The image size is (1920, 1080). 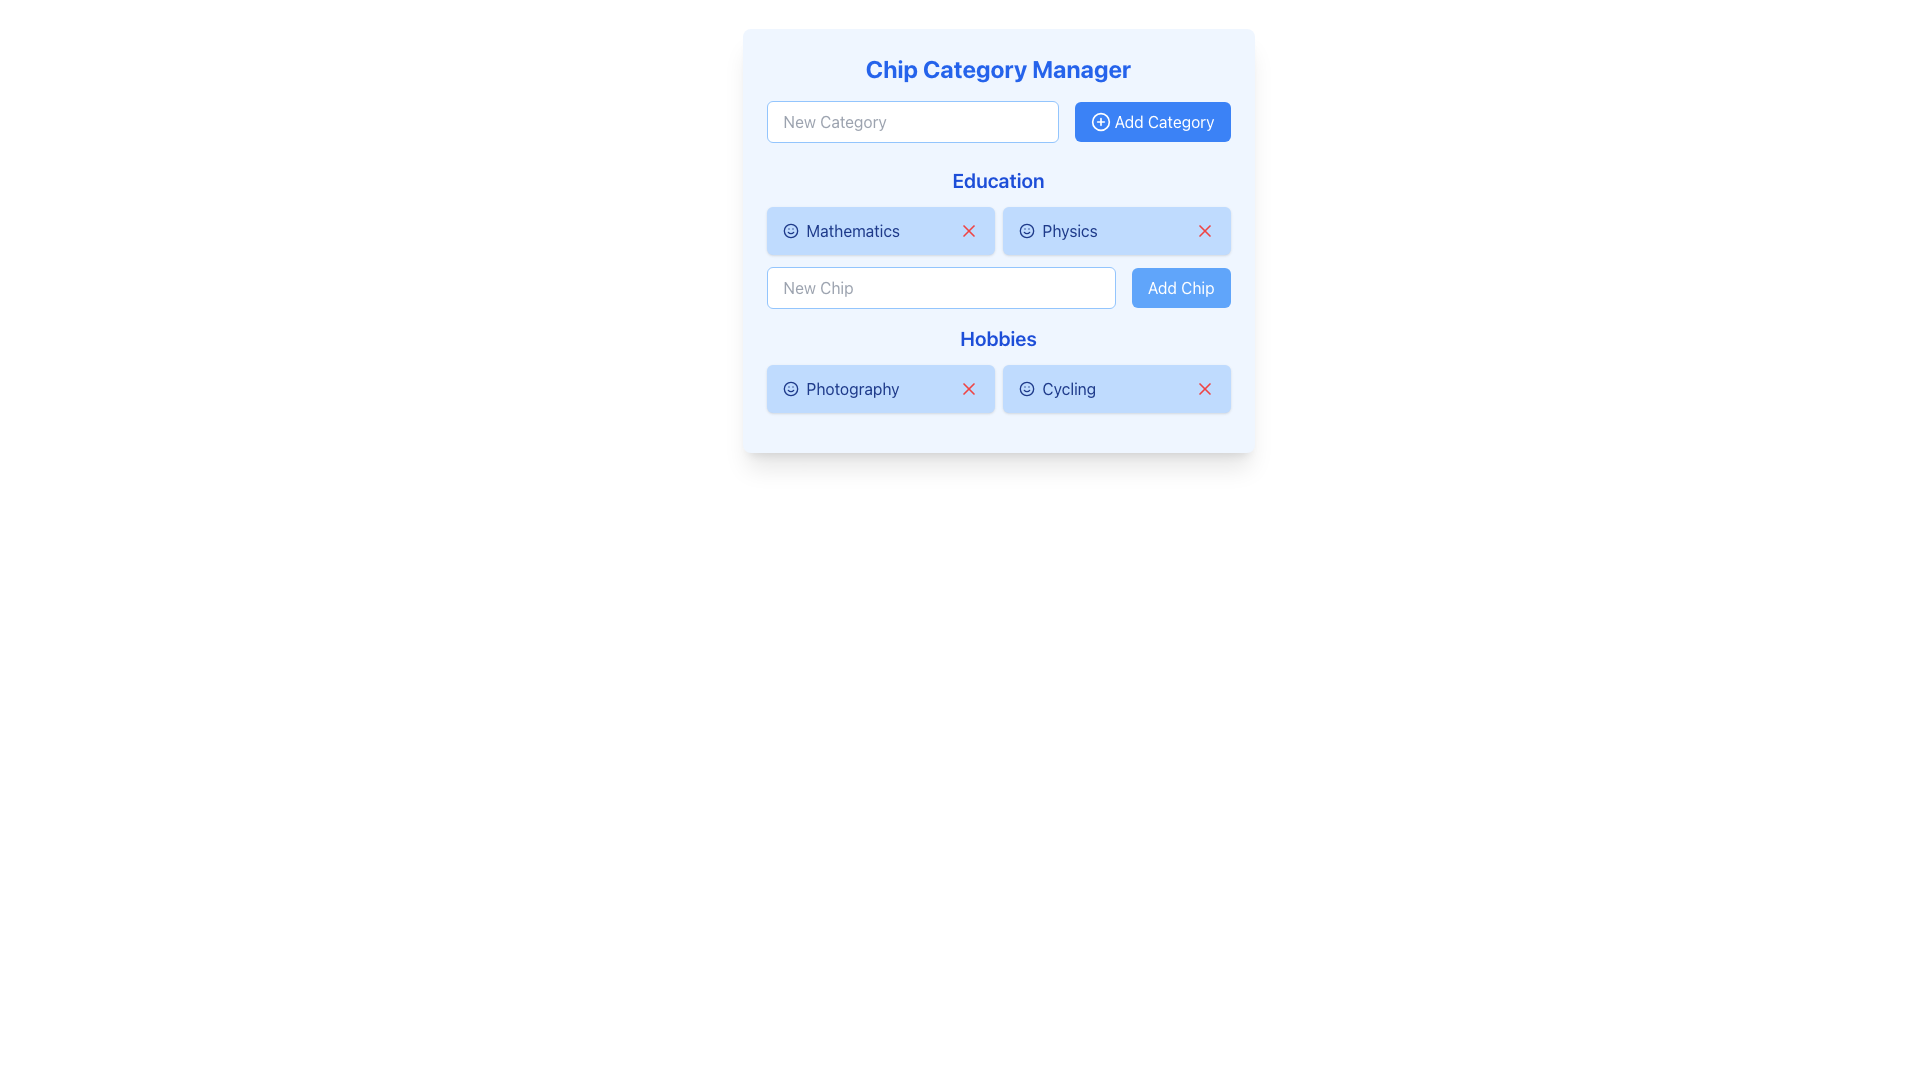 What do you see at coordinates (968, 389) in the screenshot?
I see `the delete icon button located next to the 'Photography' chip in the 'Hobbies' section` at bounding box center [968, 389].